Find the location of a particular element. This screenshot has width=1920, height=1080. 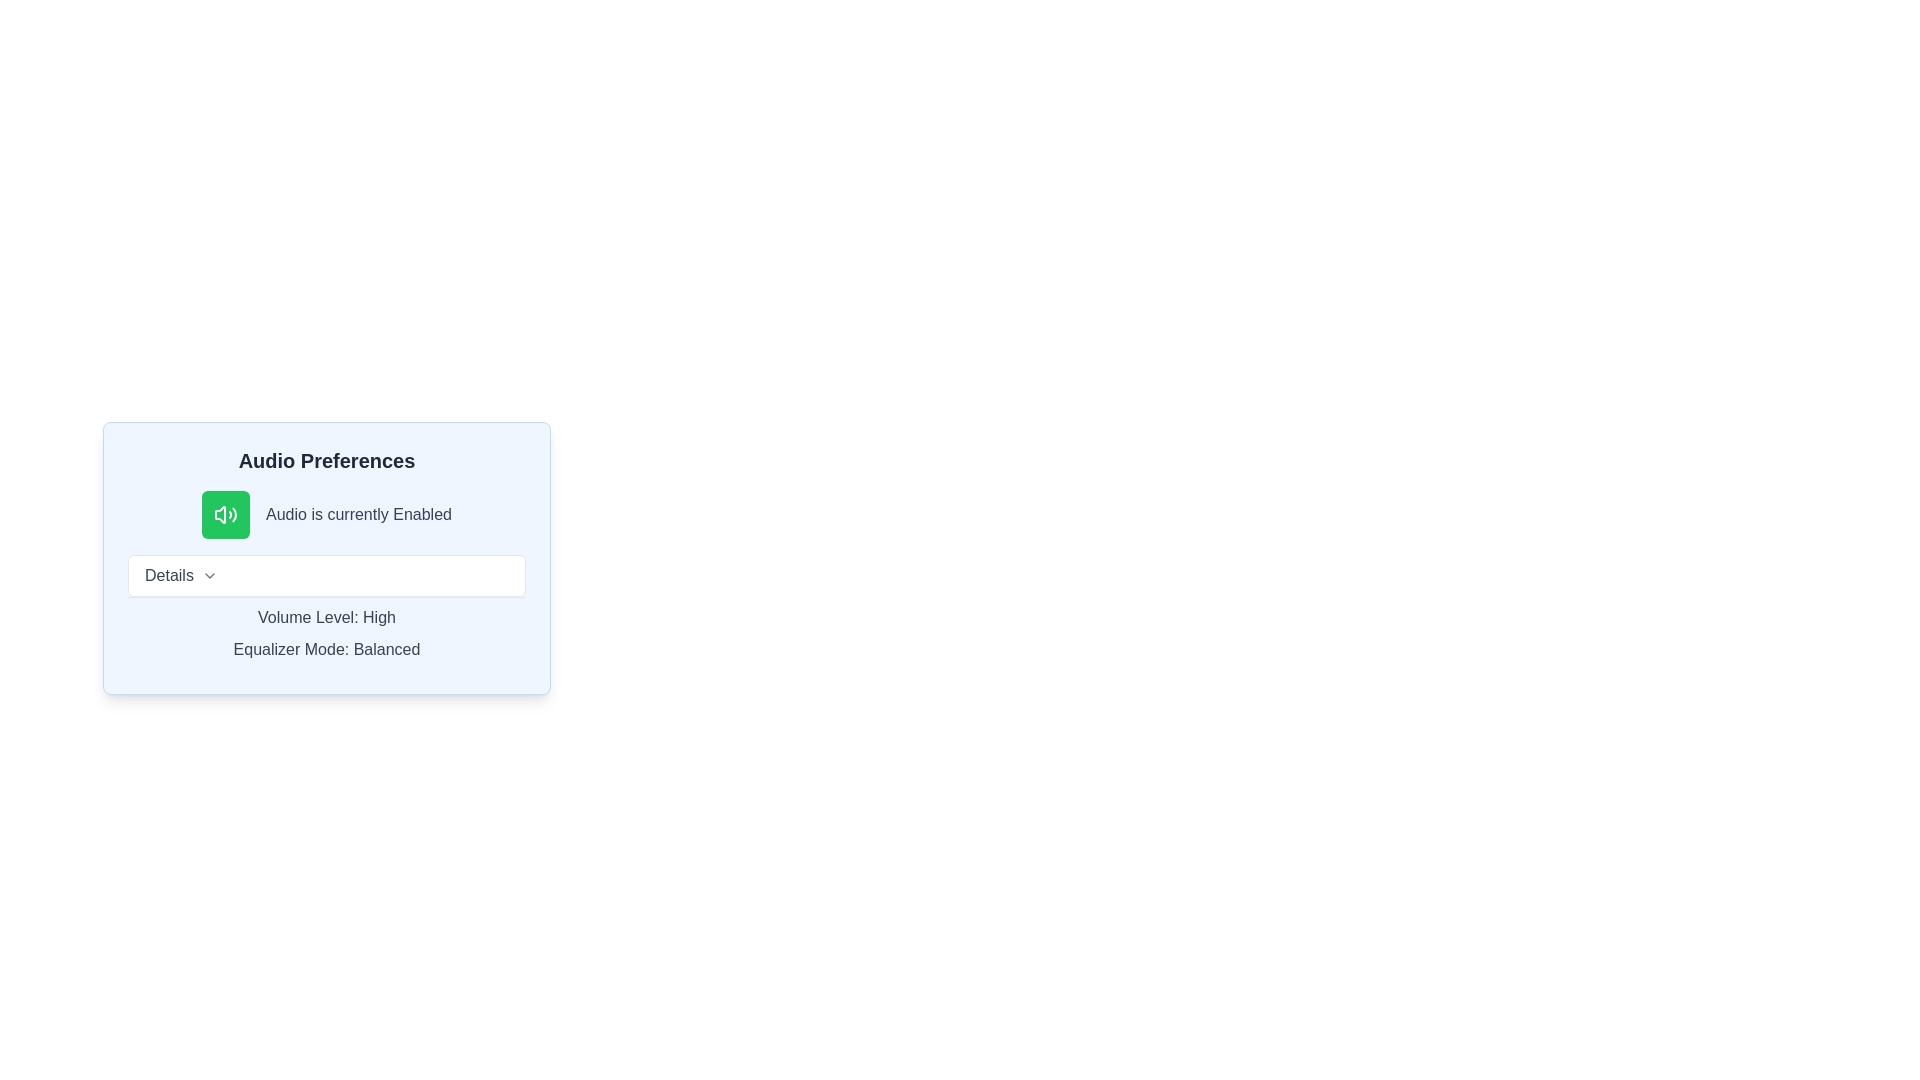

the static text label displaying the current volume level in the audio preferences, positioned above the 'Equalizer Mode: Balanced' text is located at coordinates (326, 616).